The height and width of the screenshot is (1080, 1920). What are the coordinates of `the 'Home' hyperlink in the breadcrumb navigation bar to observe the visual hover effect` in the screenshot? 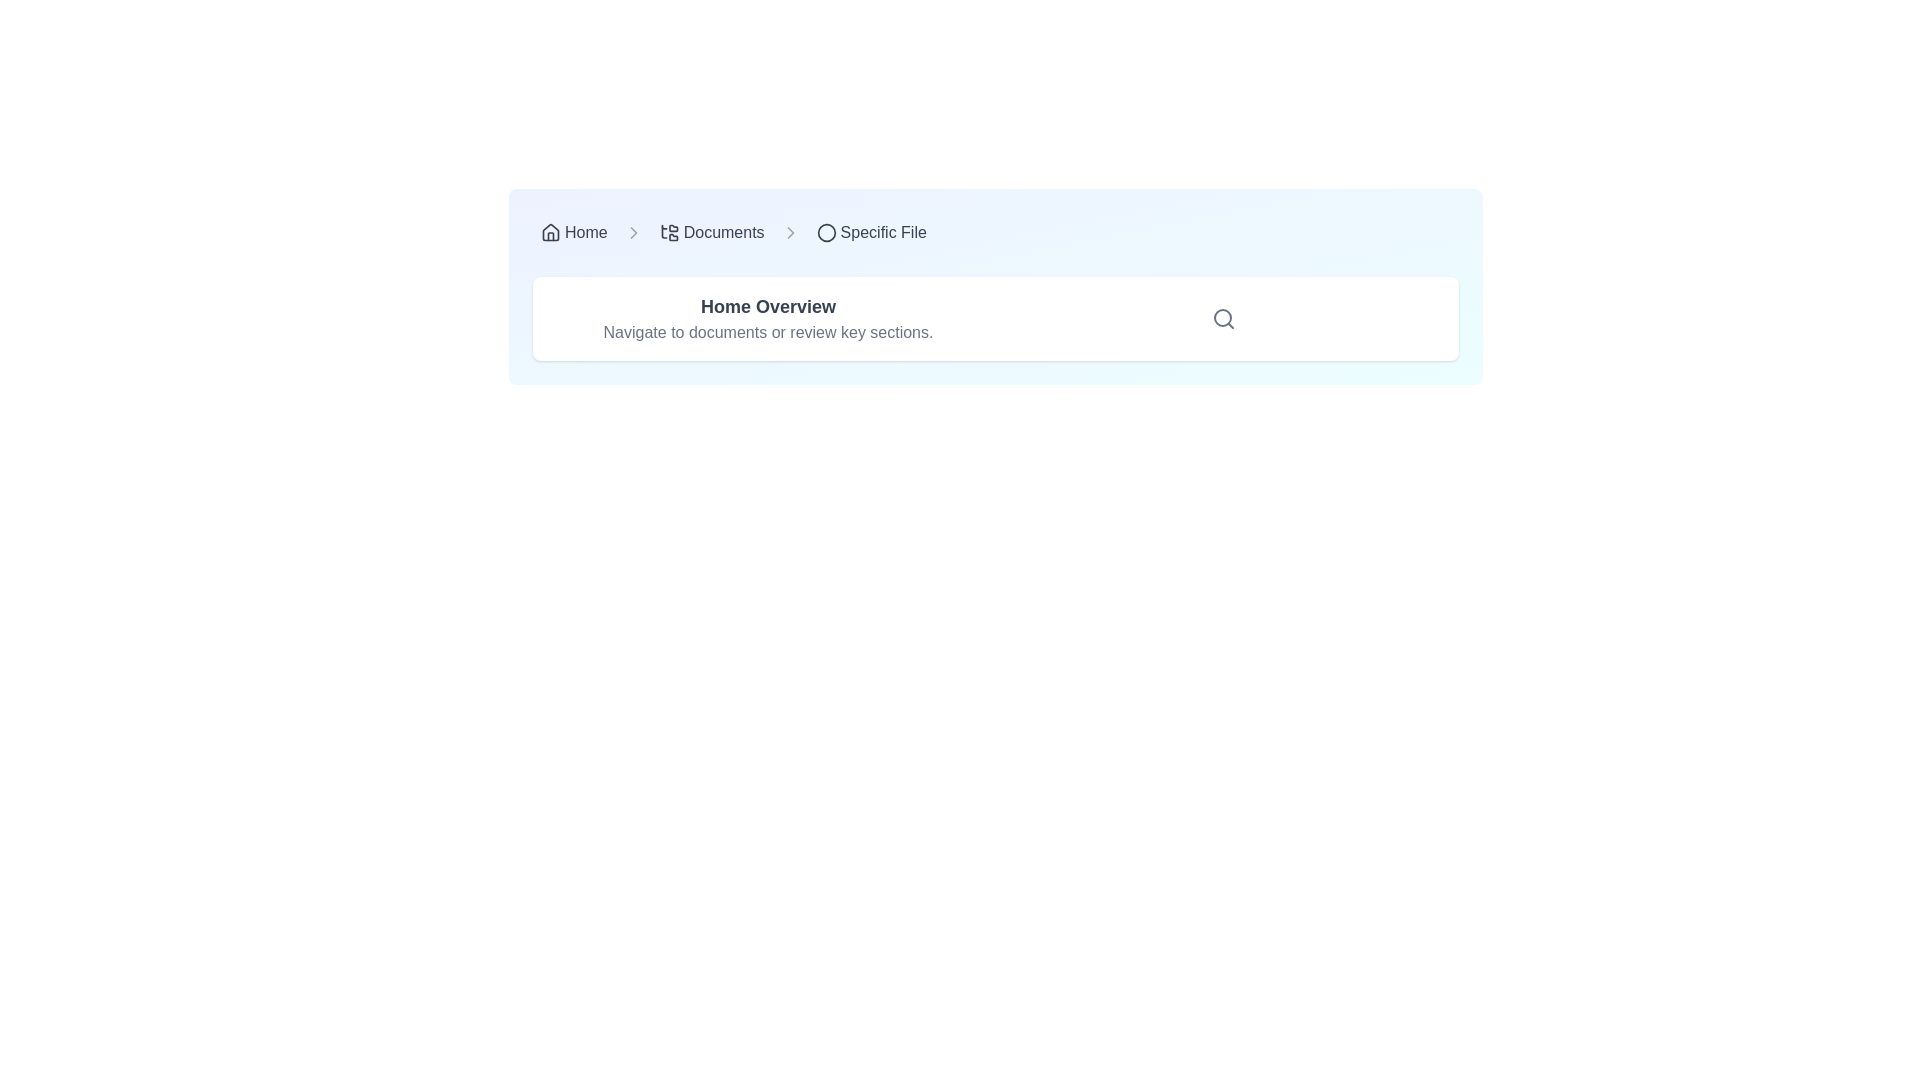 It's located at (573, 231).